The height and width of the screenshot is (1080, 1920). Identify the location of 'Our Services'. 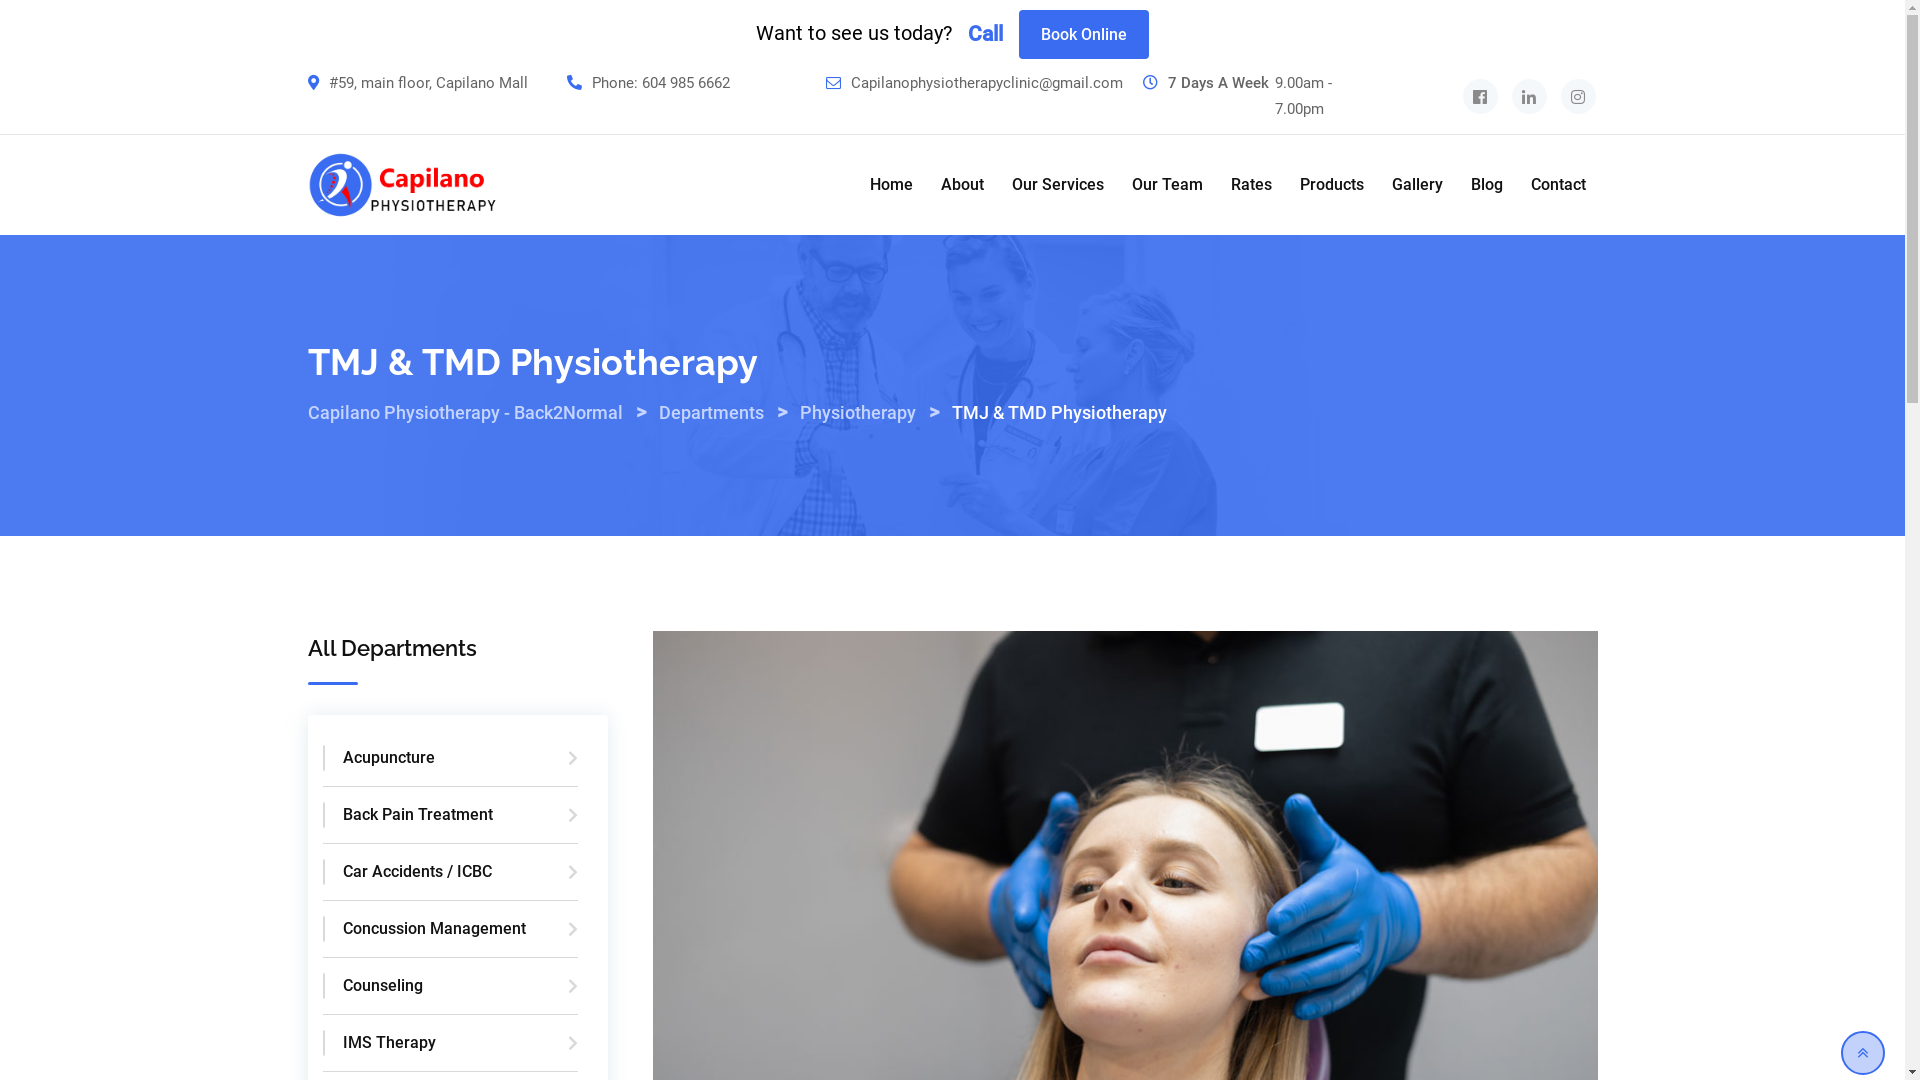
(1056, 185).